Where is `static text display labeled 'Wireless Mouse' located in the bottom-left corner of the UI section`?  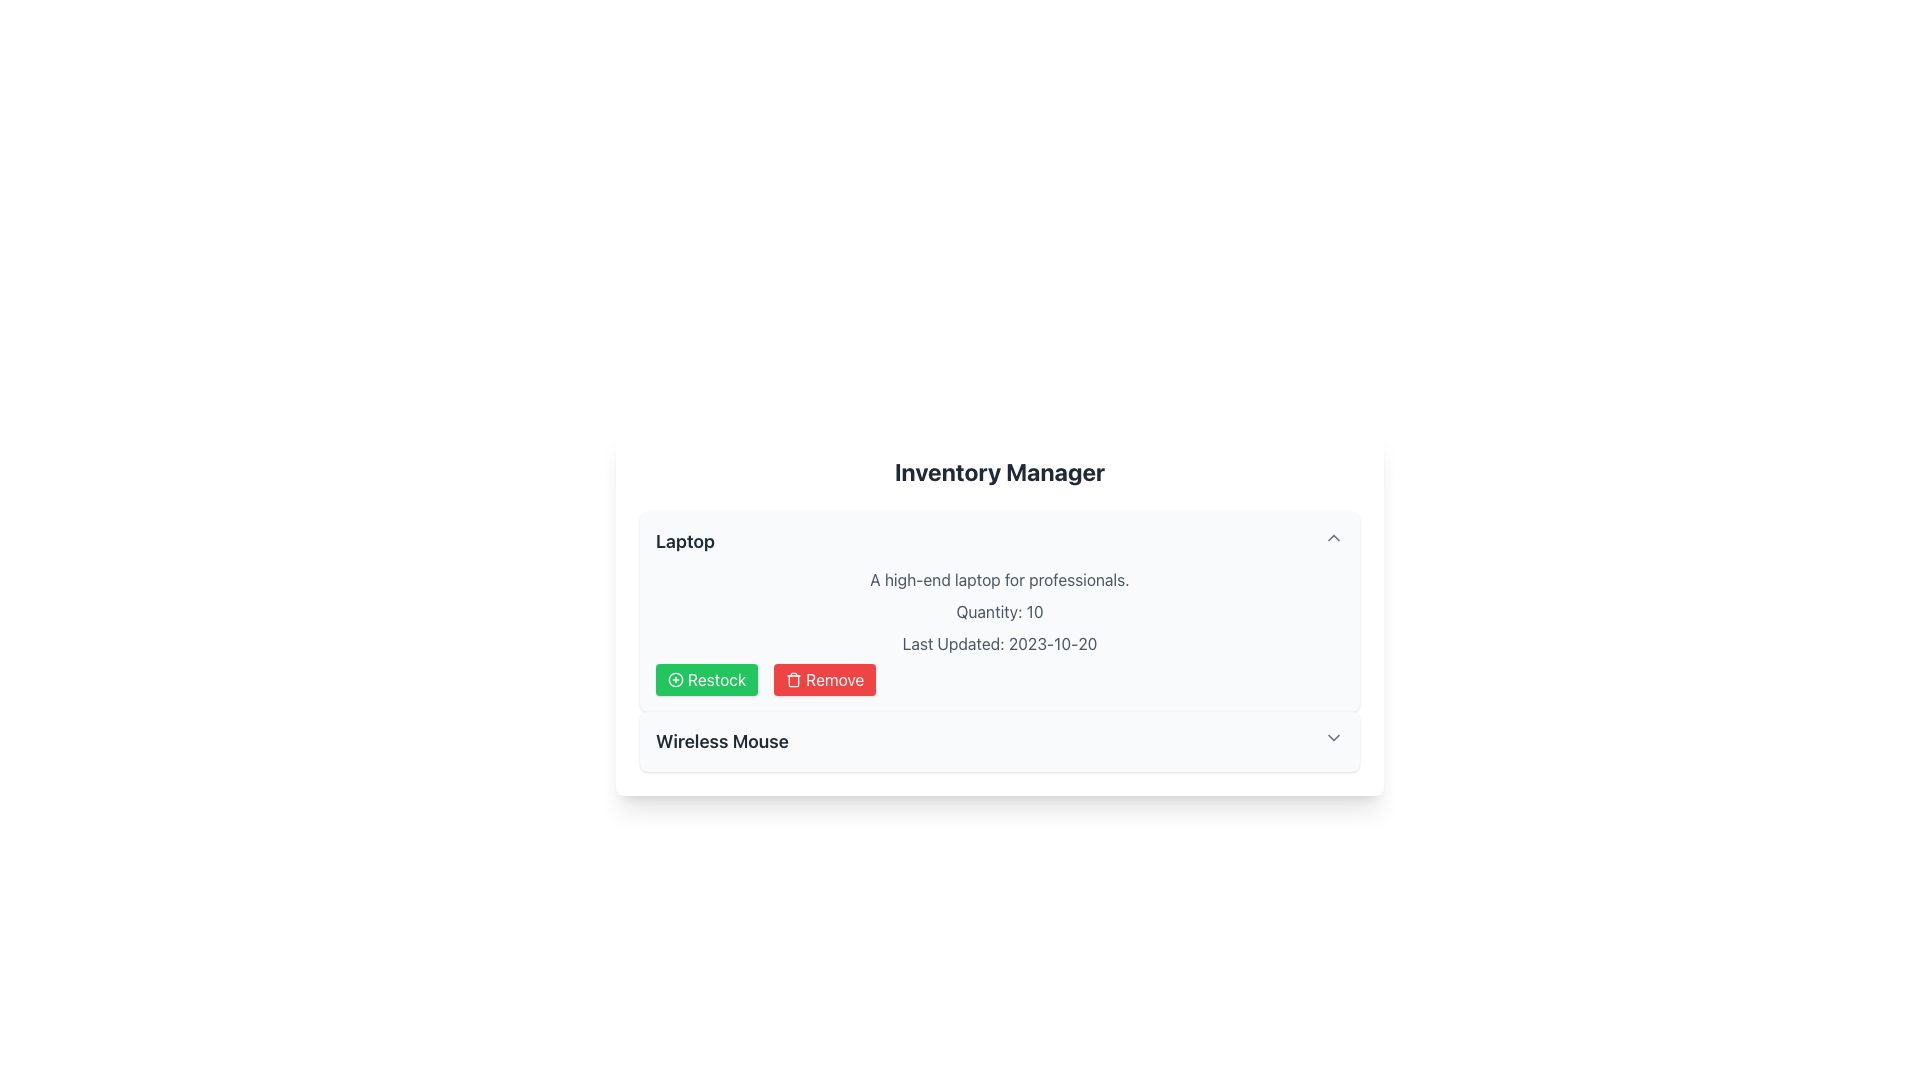 static text display labeled 'Wireless Mouse' located in the bottom-left corner of the UI section is located at coordinates (721, 741).